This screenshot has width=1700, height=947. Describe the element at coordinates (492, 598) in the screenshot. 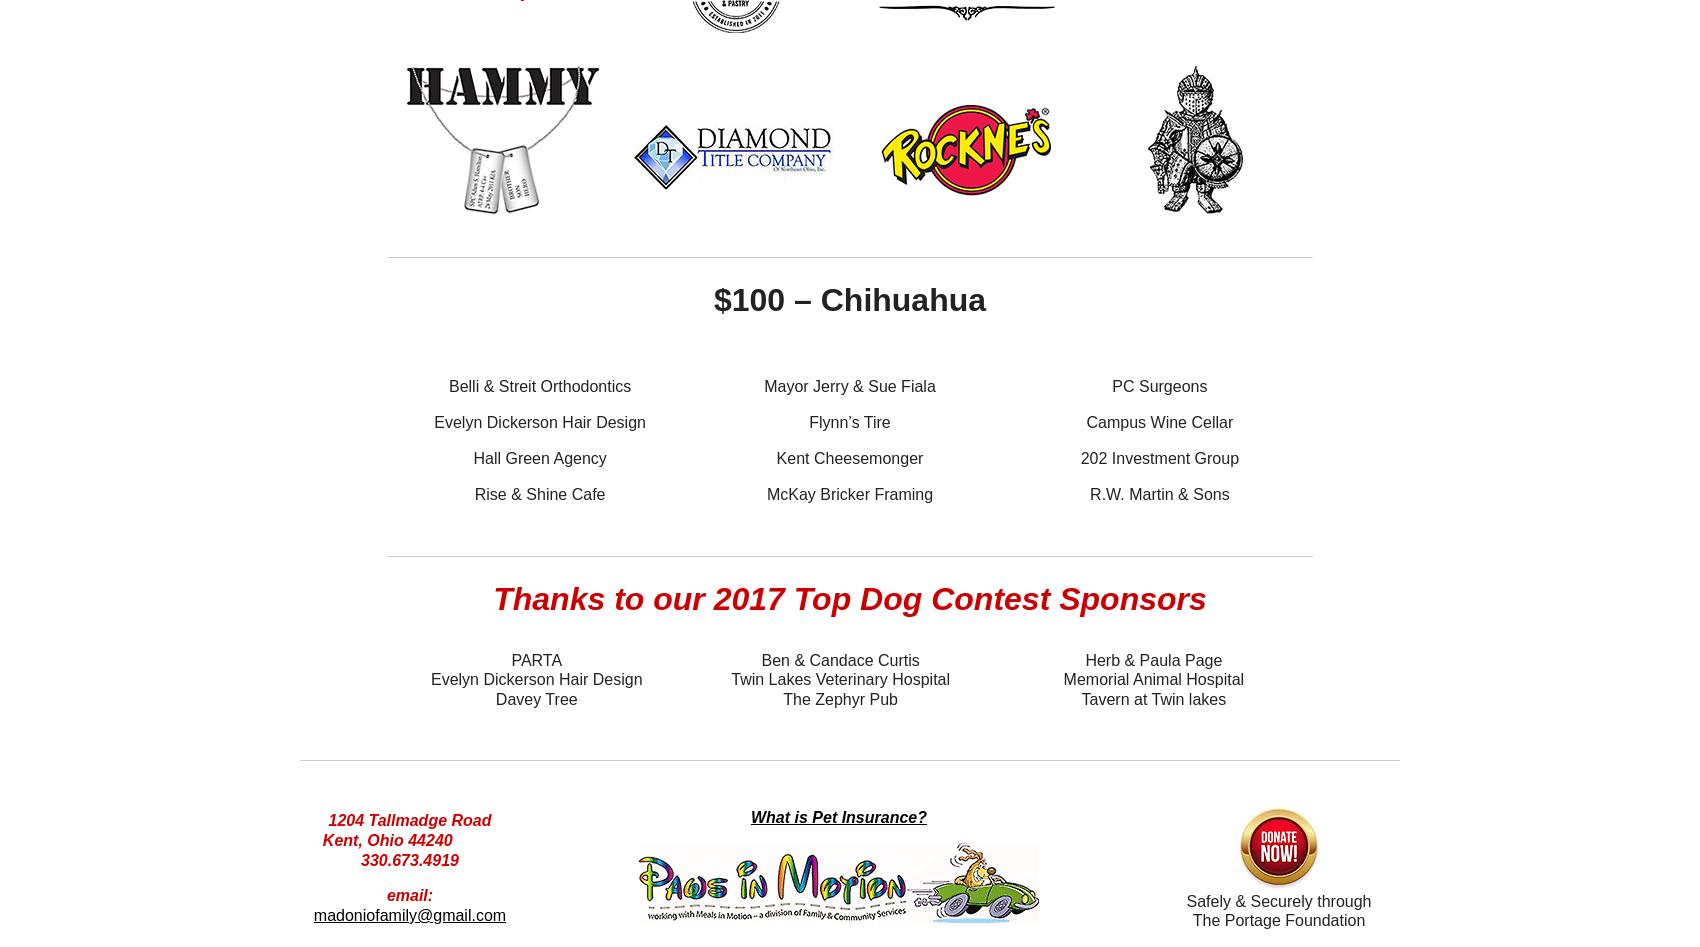

I see `'Thanks to our 2017 Top Dog Contest Sponsors'` at that location.